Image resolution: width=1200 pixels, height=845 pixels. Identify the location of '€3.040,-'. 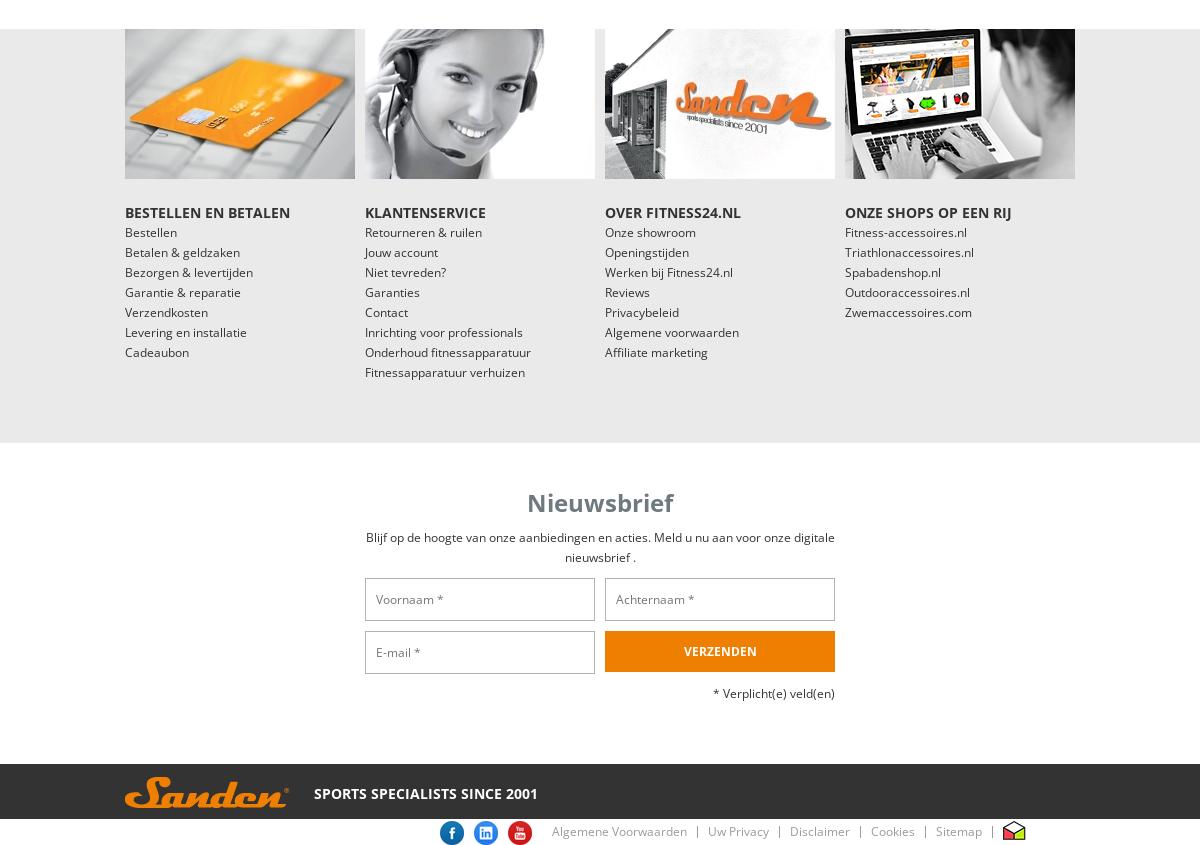
(291, 177).